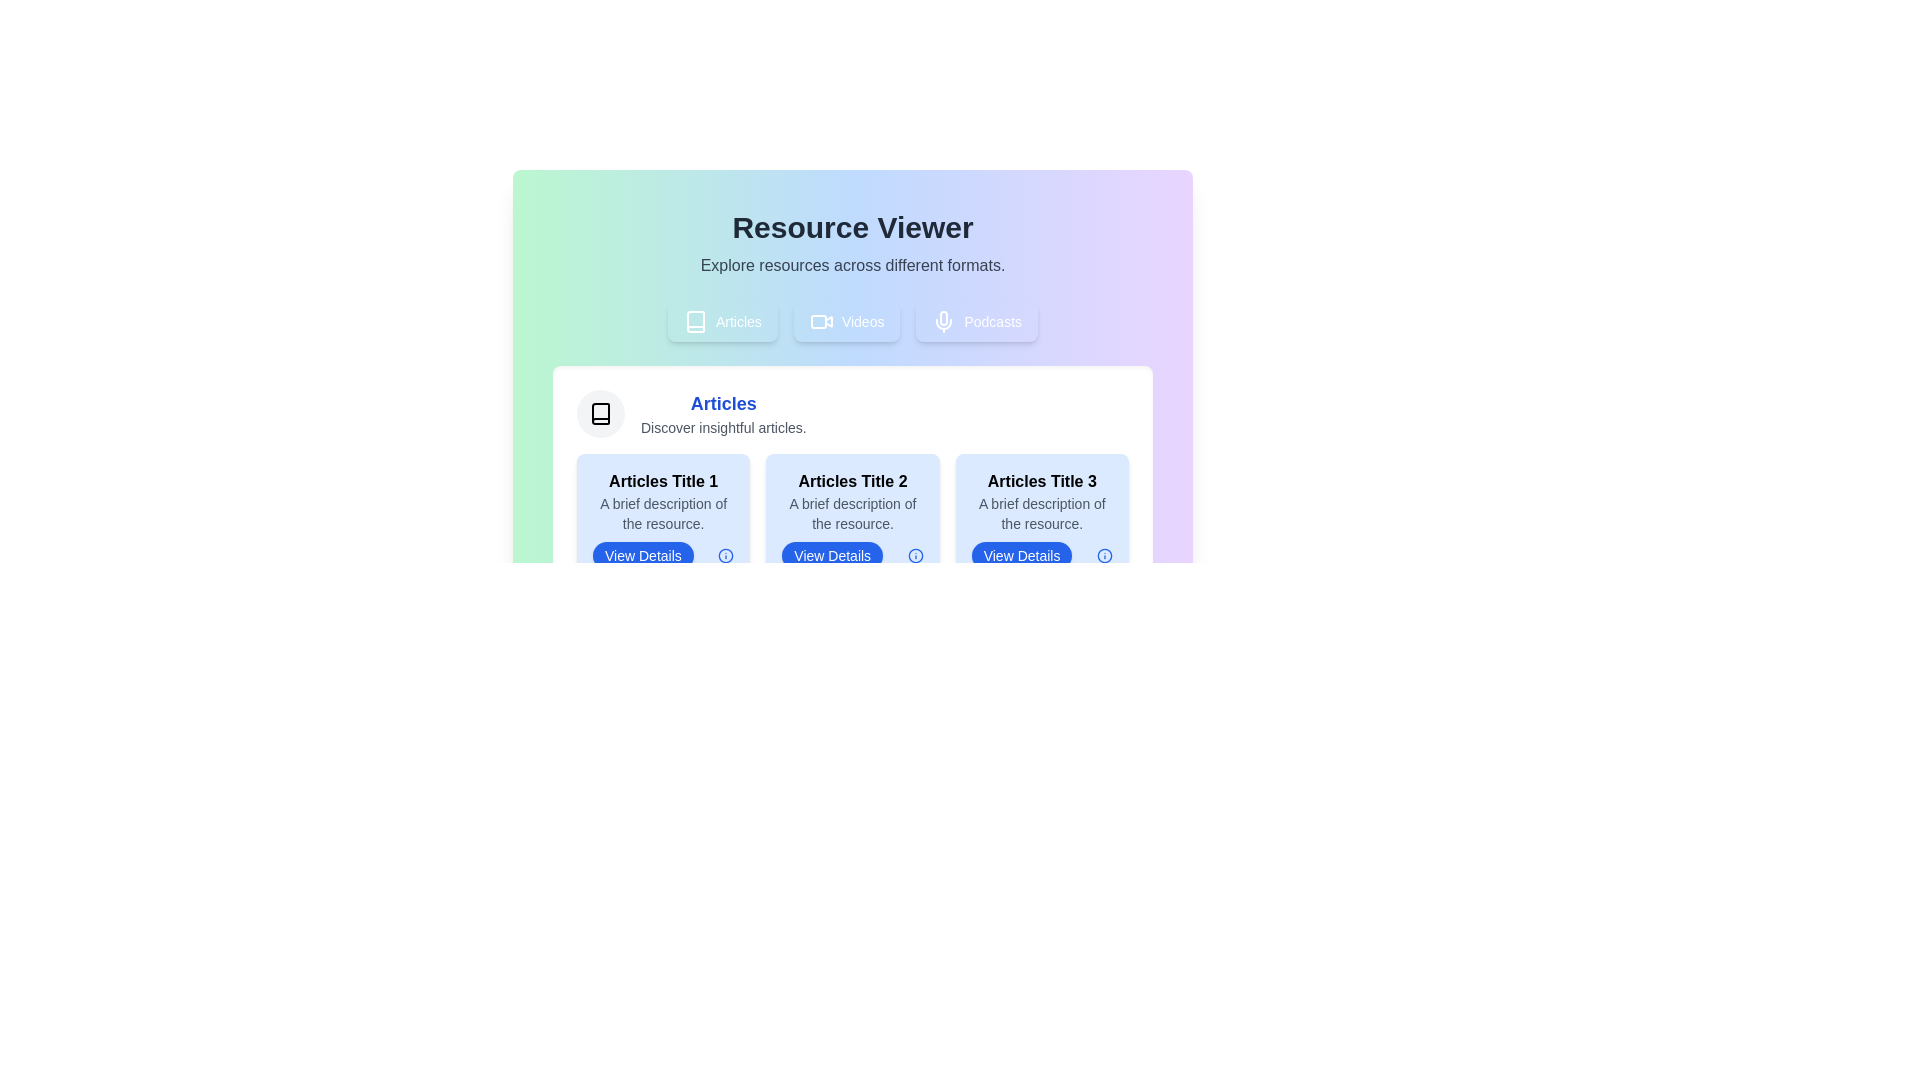 The width and height of the screenshot is (1920, 1080). What do you see at coordinates (1103, 555) in the screenshot?
I see `the appearance of the central circular shape of the info icon, which is part of an SVG component` at bounding box center [1103, 555].